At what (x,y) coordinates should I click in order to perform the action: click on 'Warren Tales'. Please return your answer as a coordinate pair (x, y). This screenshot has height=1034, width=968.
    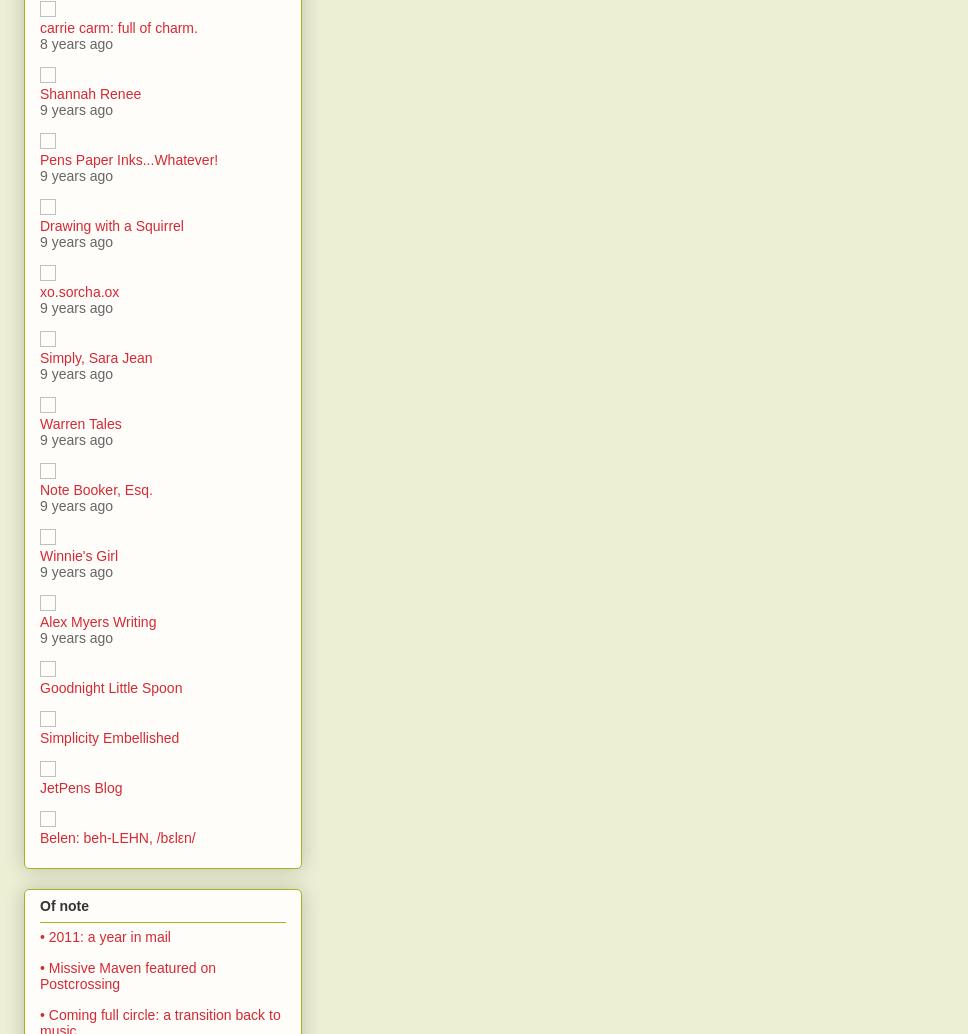
    Looking at the image, I should click on (39, 422).